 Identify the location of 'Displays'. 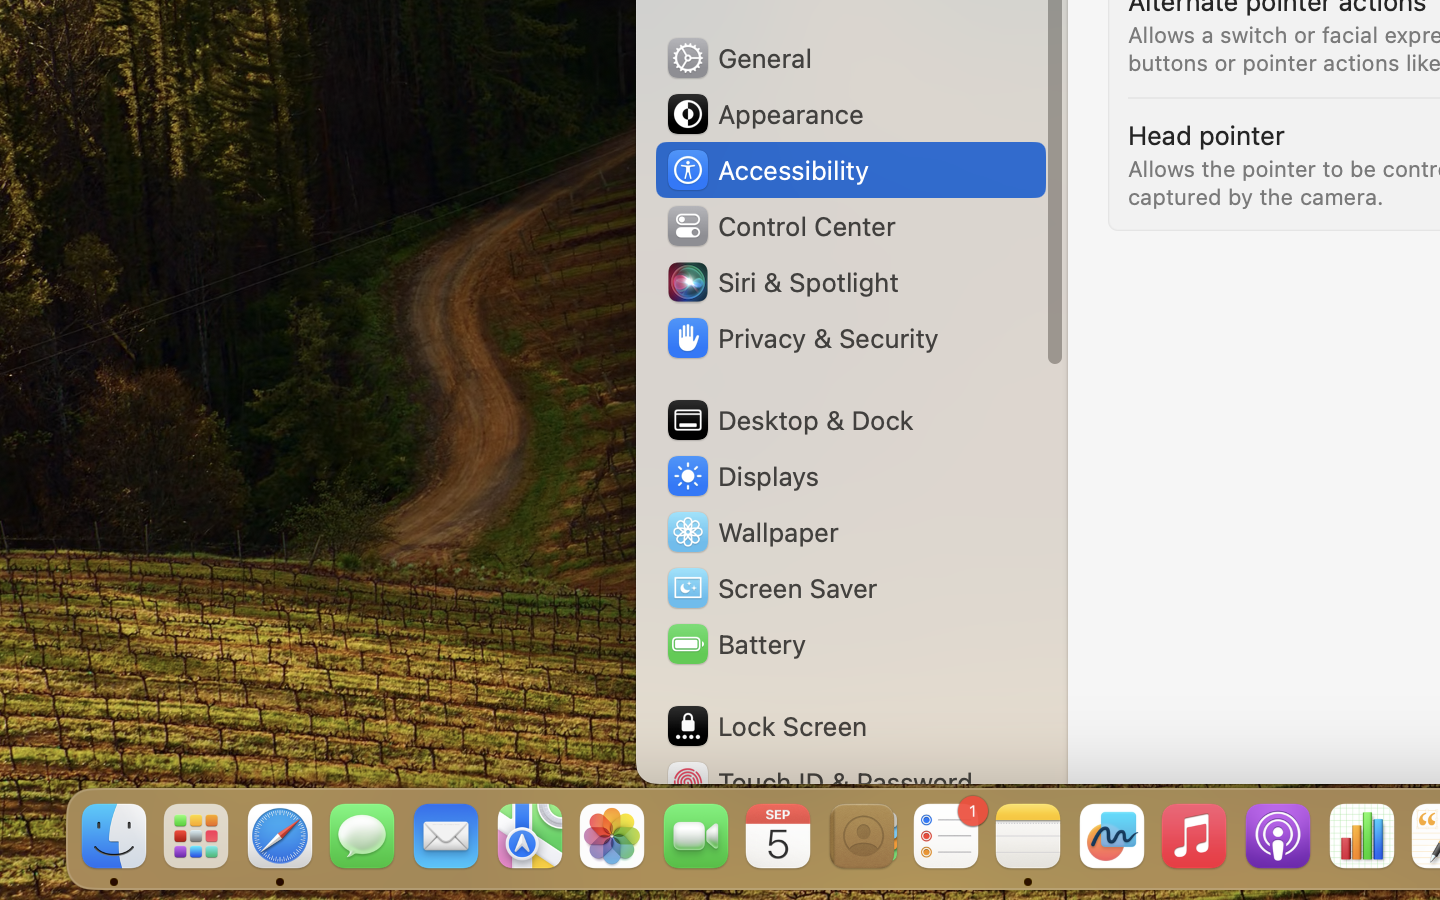
(741, 475).